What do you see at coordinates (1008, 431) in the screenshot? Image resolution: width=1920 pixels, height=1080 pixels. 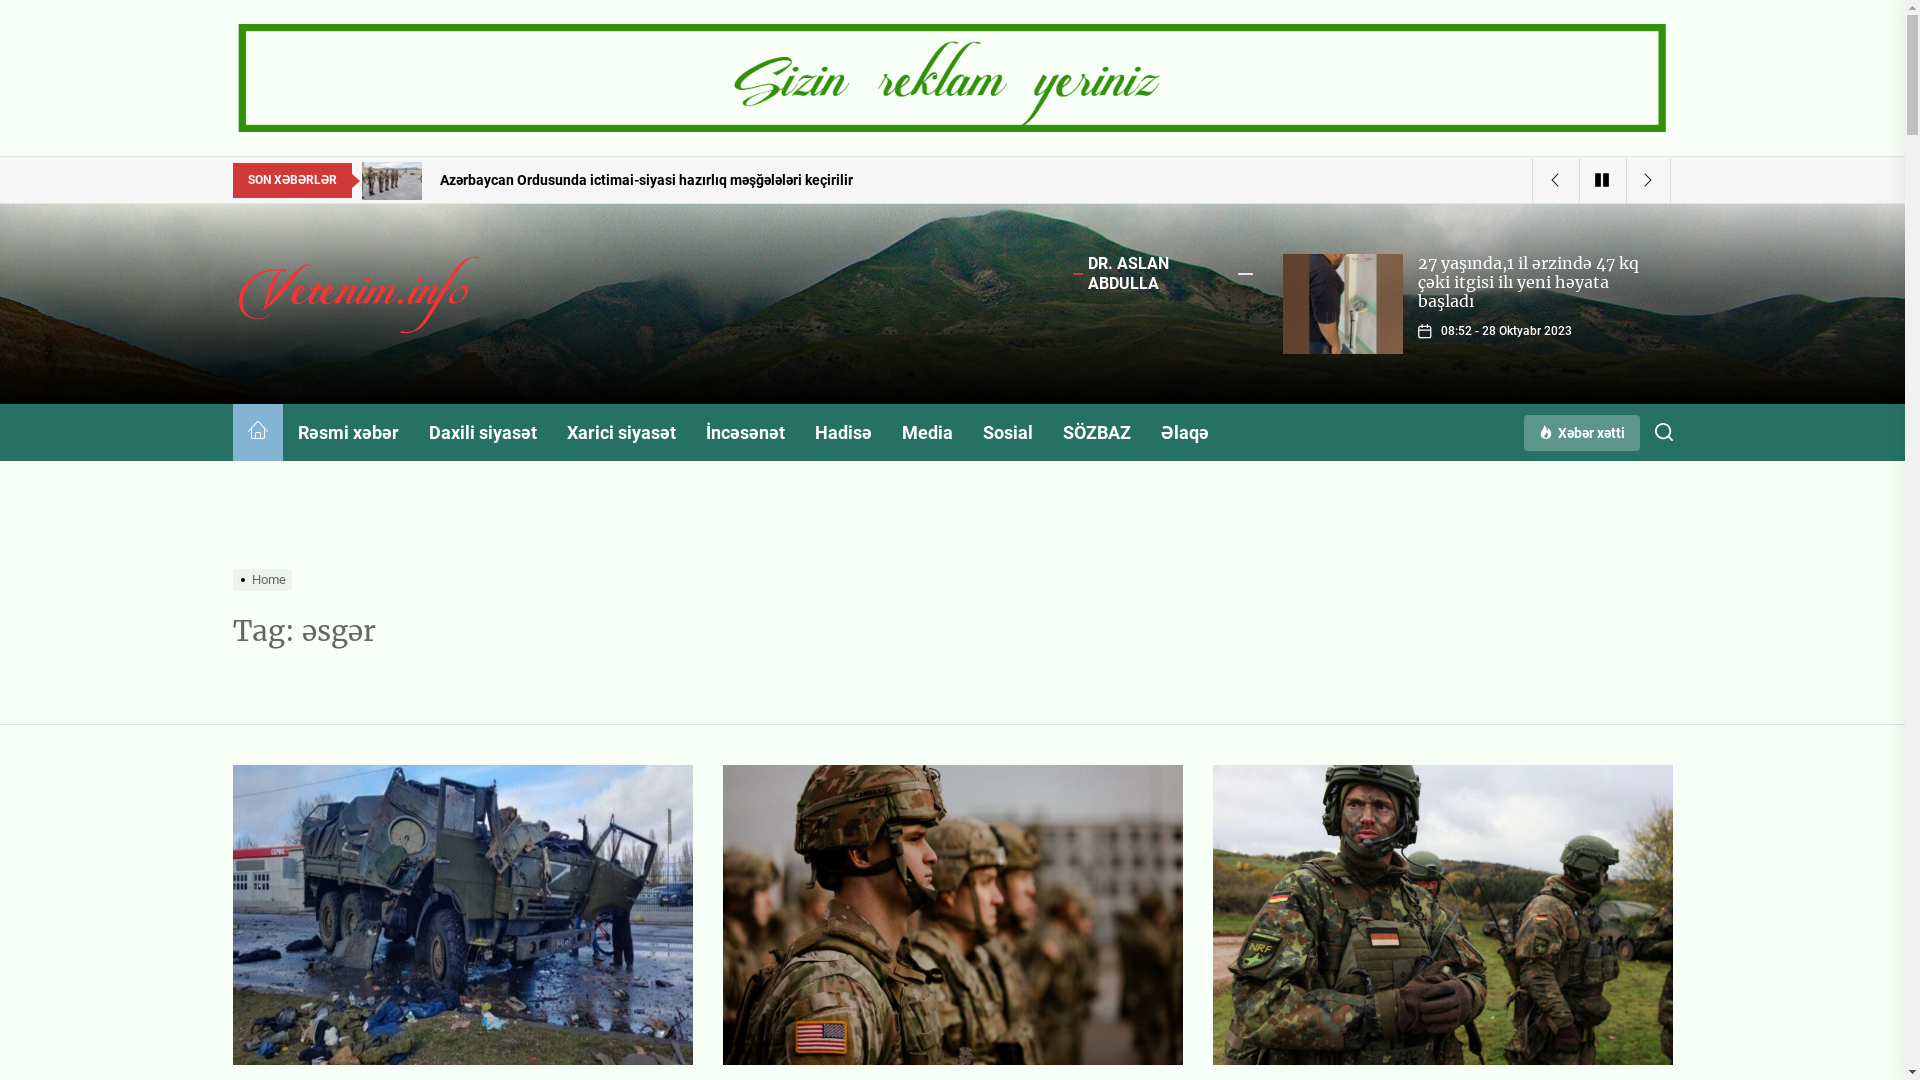 I see `'Sosial'` at bounding box center [1008, 431].